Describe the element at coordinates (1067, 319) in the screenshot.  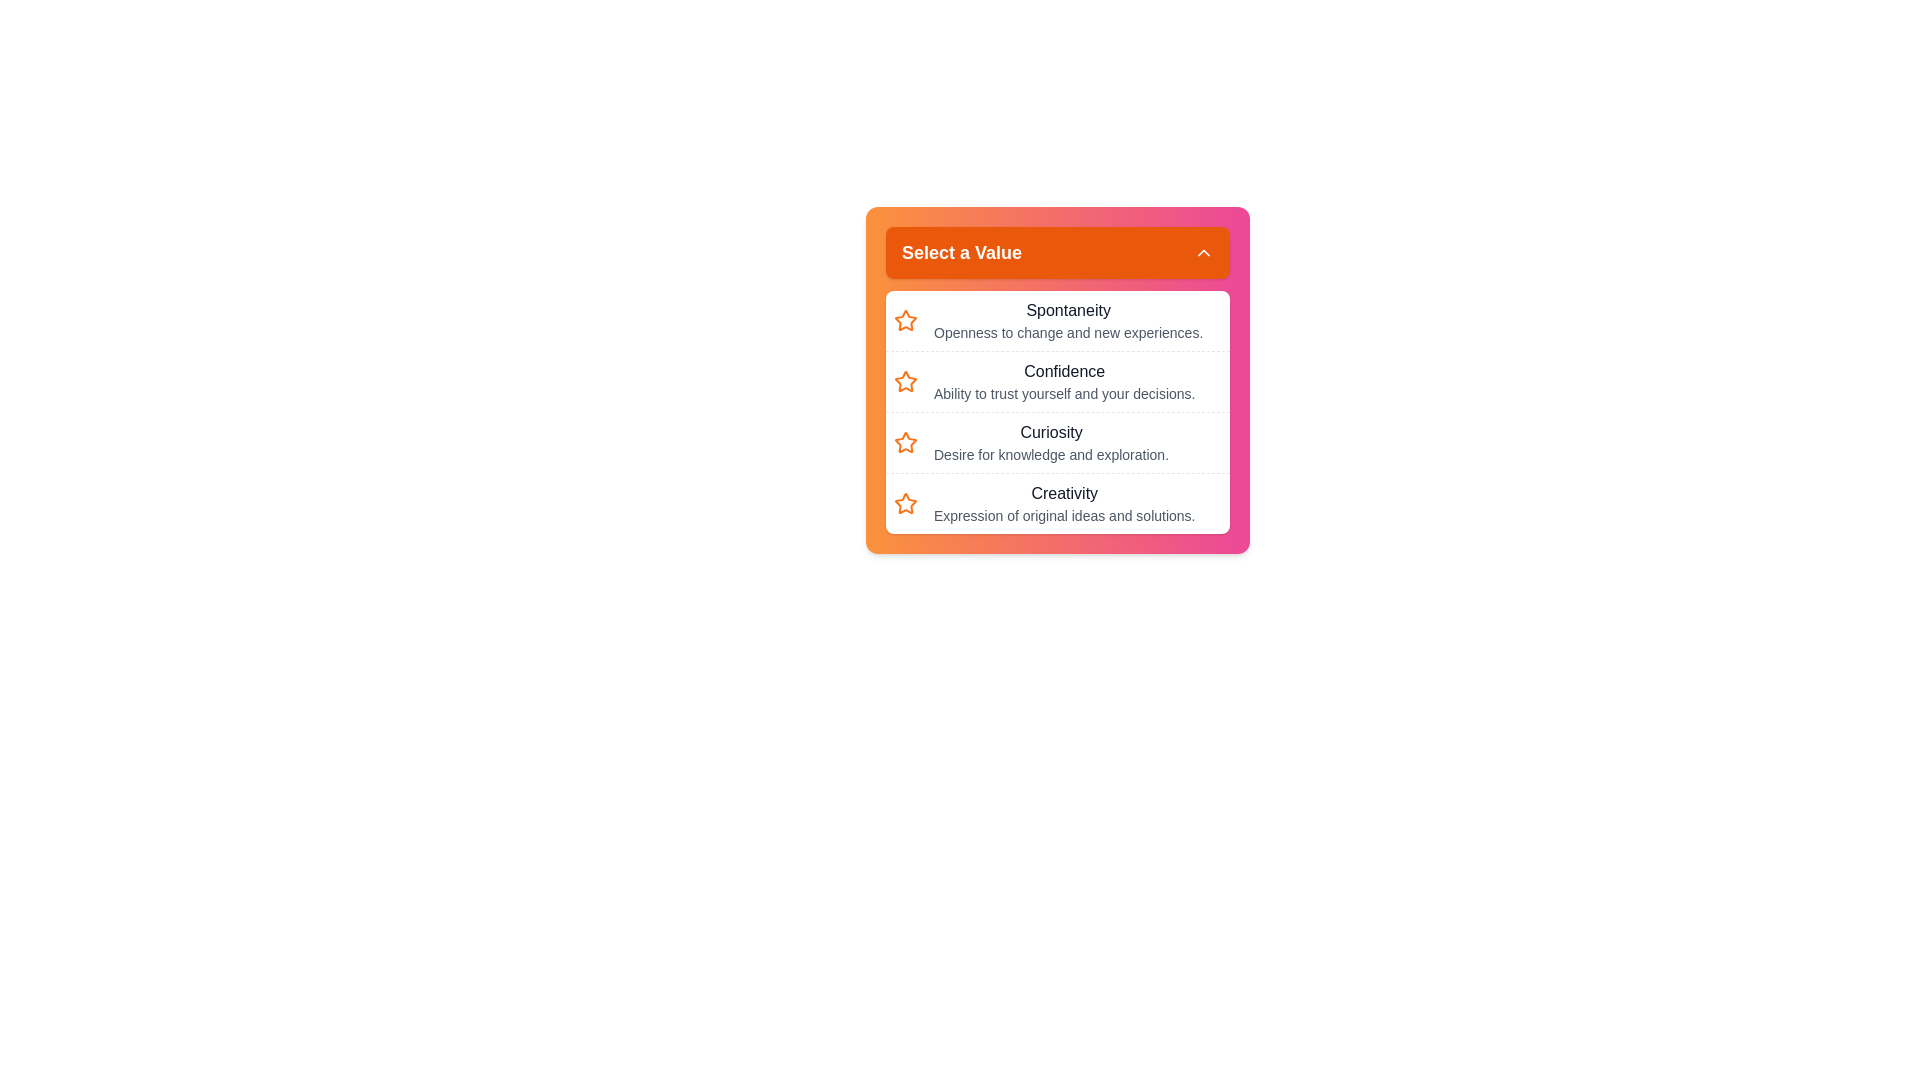
I see `the first list item in the drop-down menu labeled 'Spontaneity'` at that location.